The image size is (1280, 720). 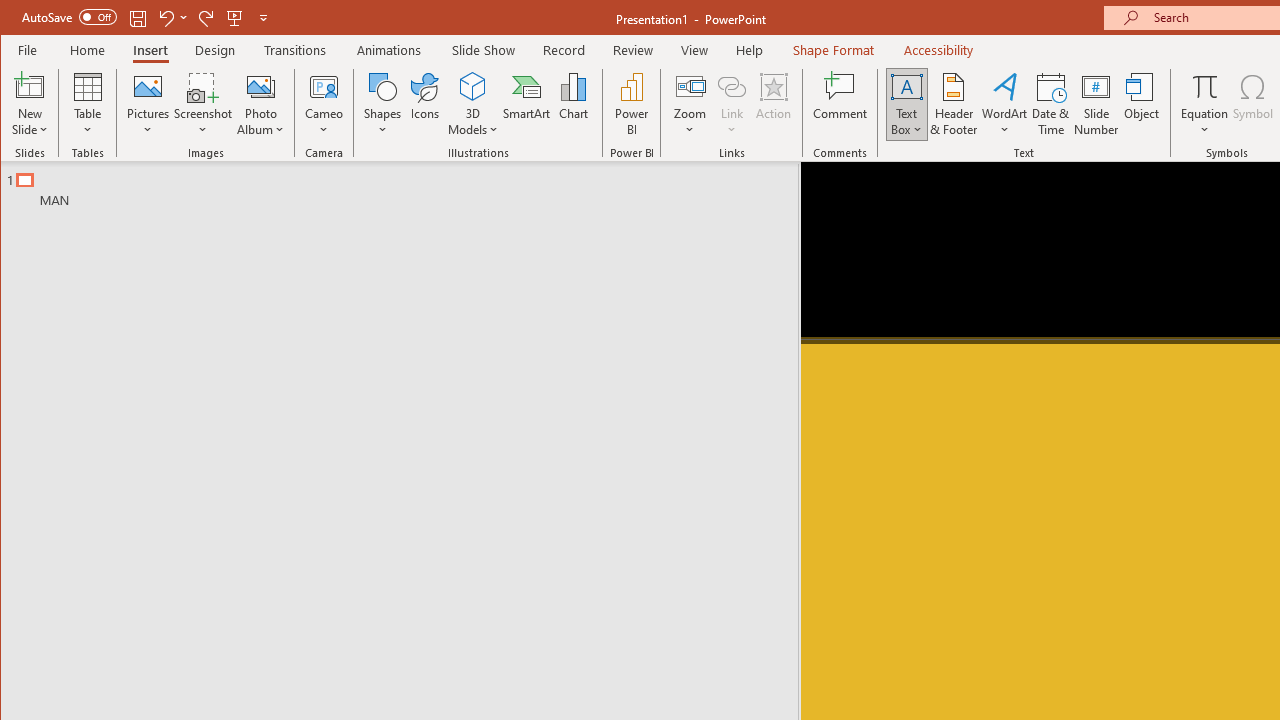 I want to click on '3D Models', so click(x=471, y=85).